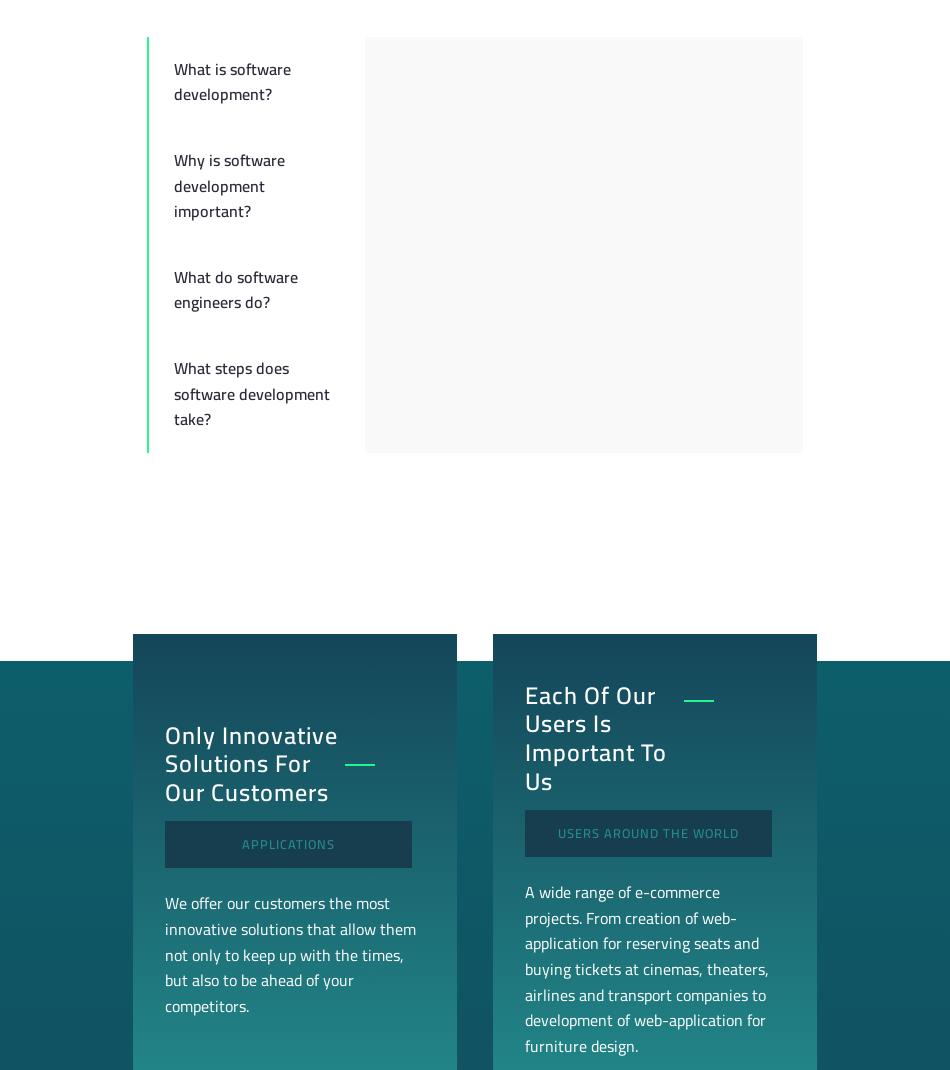 The height and width of the screenshot is (1070, 950). Describe the element at coordinates (232, 79) in the screenshot. I see `'What is software development?'` at that location.